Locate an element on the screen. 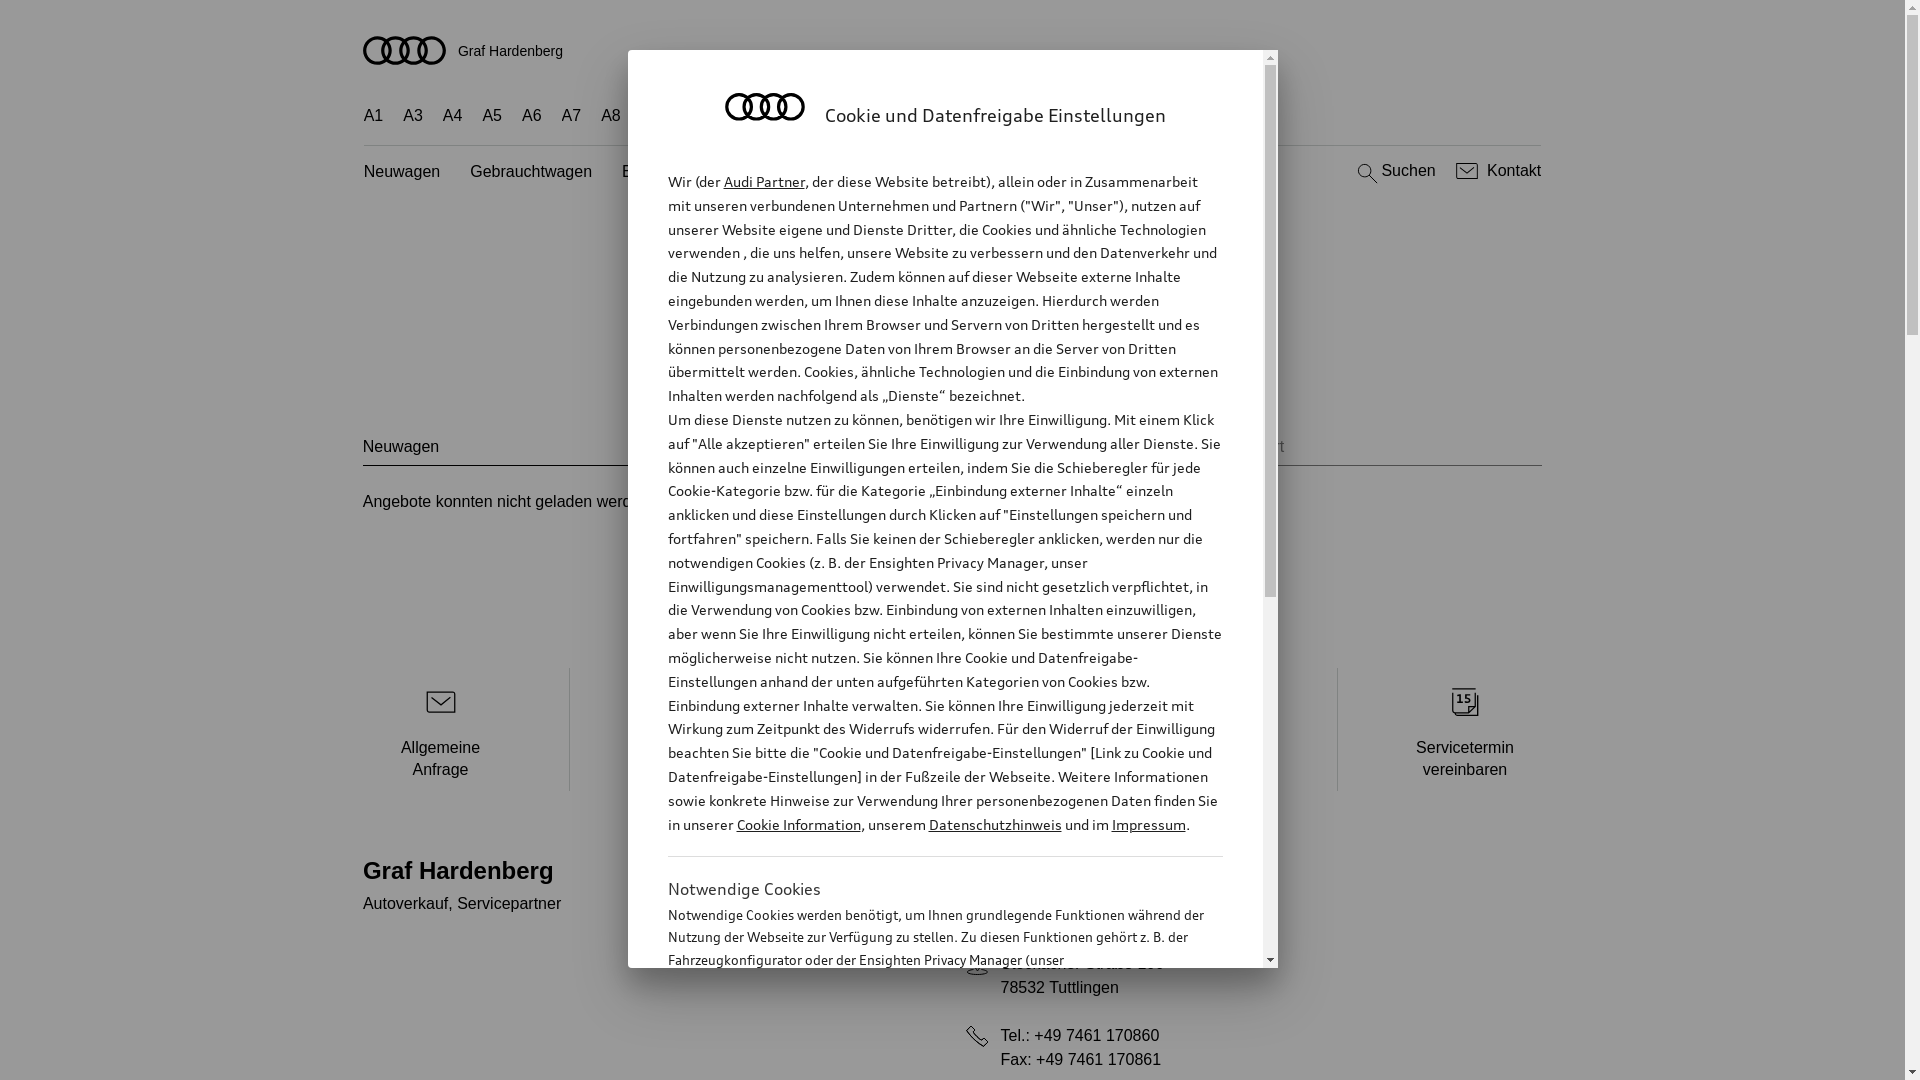 This screenshot has width=1920, height=1080. 'Kontakt' is located at coordinates (1496, 170).